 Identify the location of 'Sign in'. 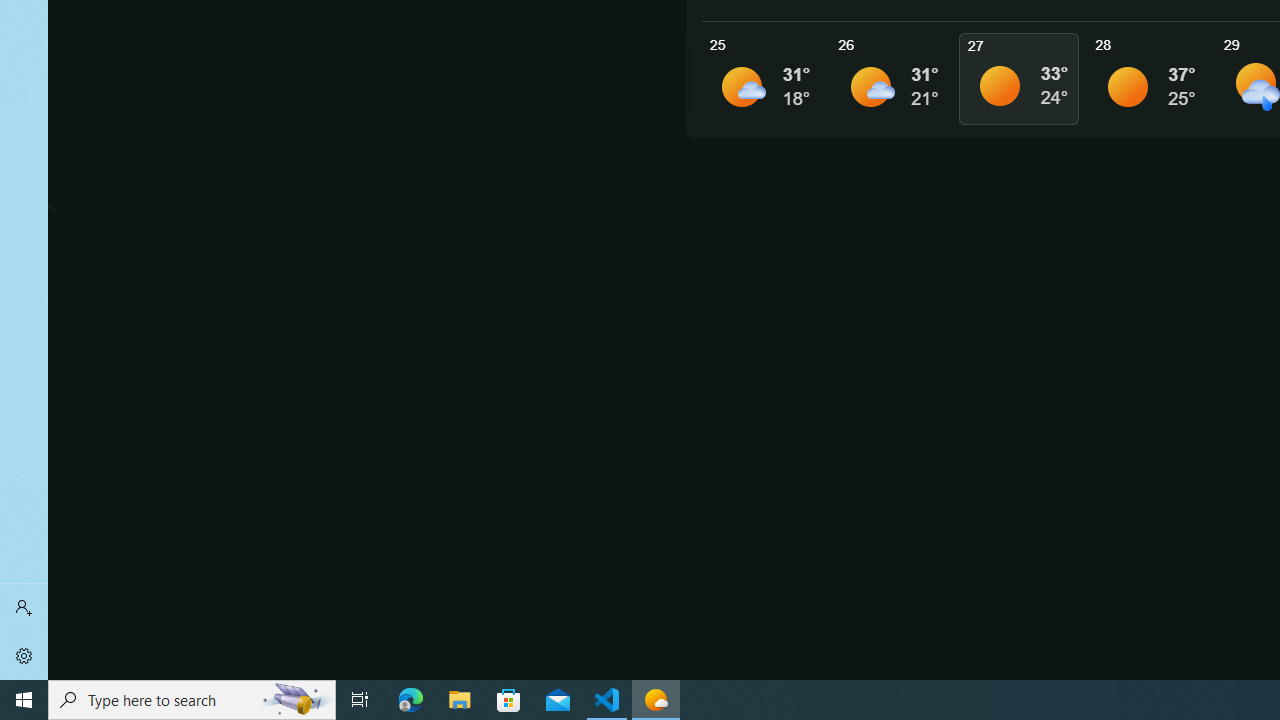
(24, 607).